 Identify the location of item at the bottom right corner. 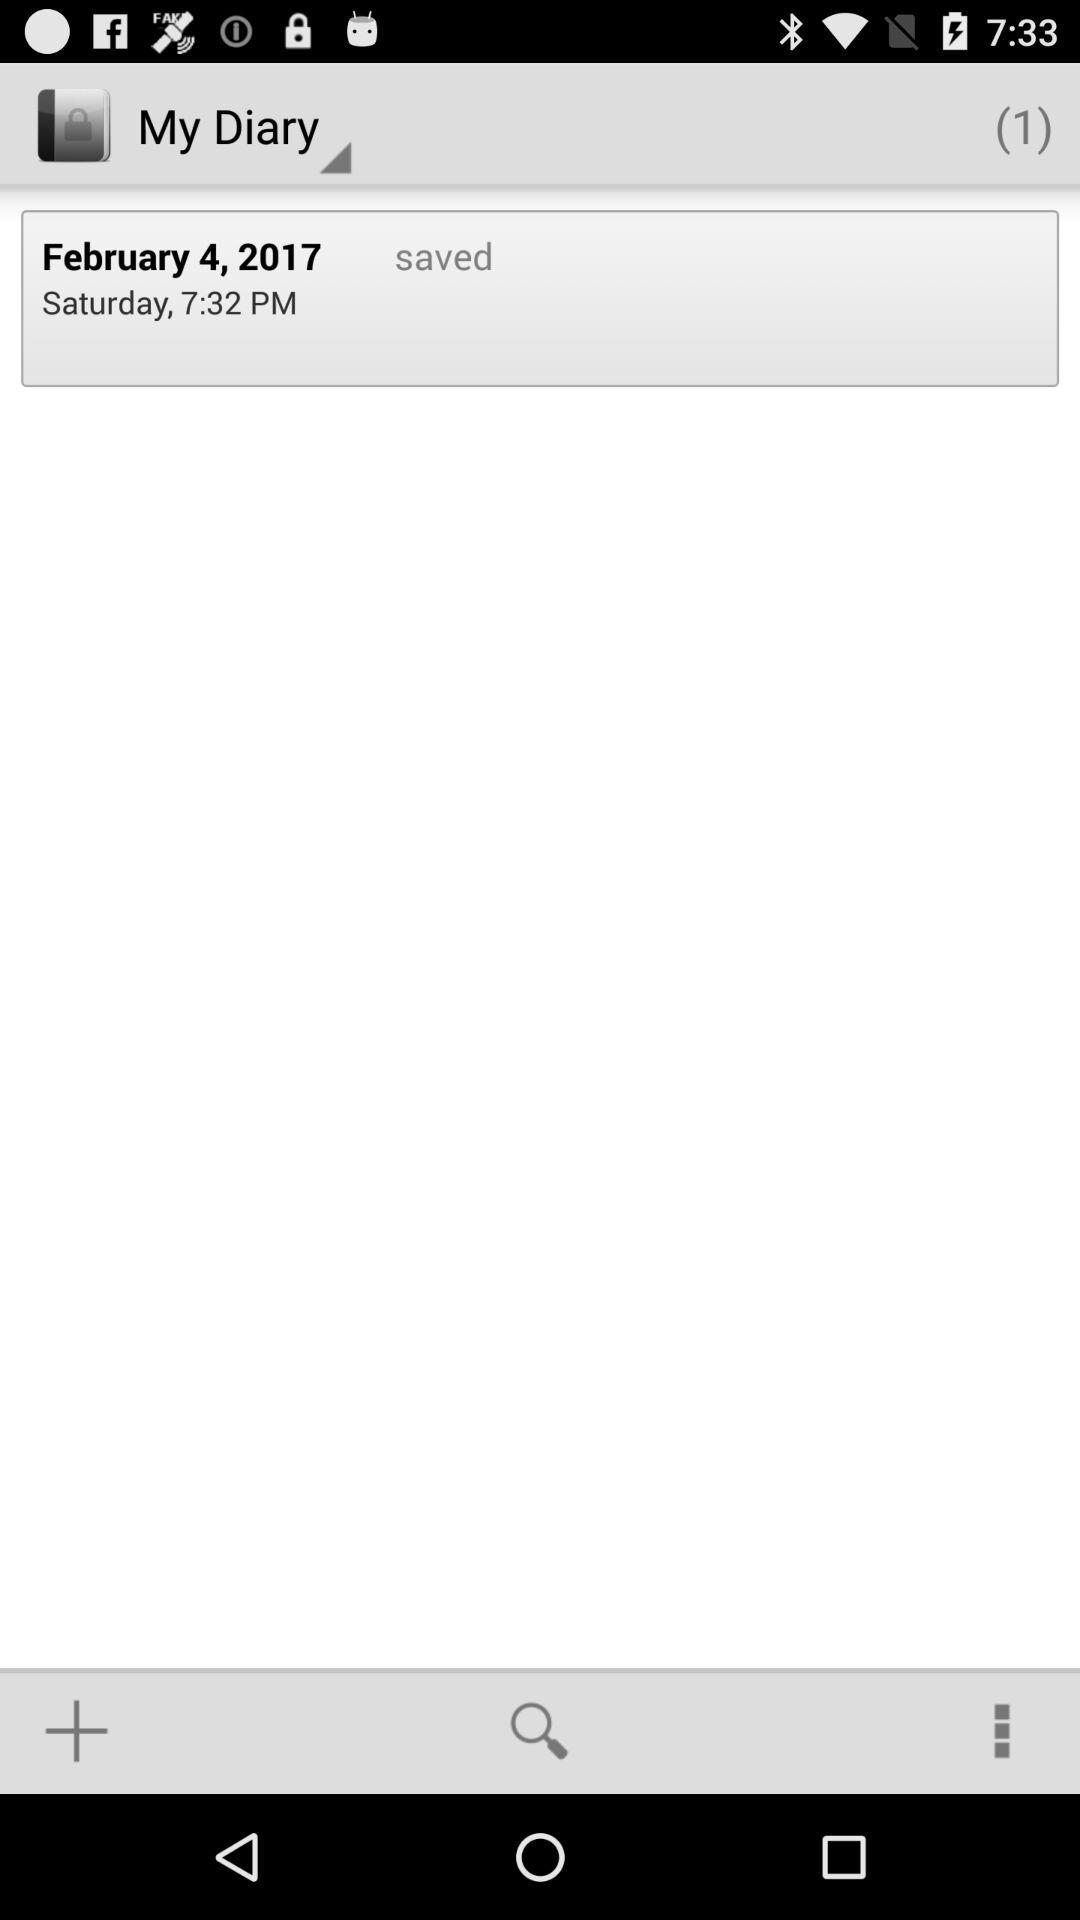
(1002, 1730).